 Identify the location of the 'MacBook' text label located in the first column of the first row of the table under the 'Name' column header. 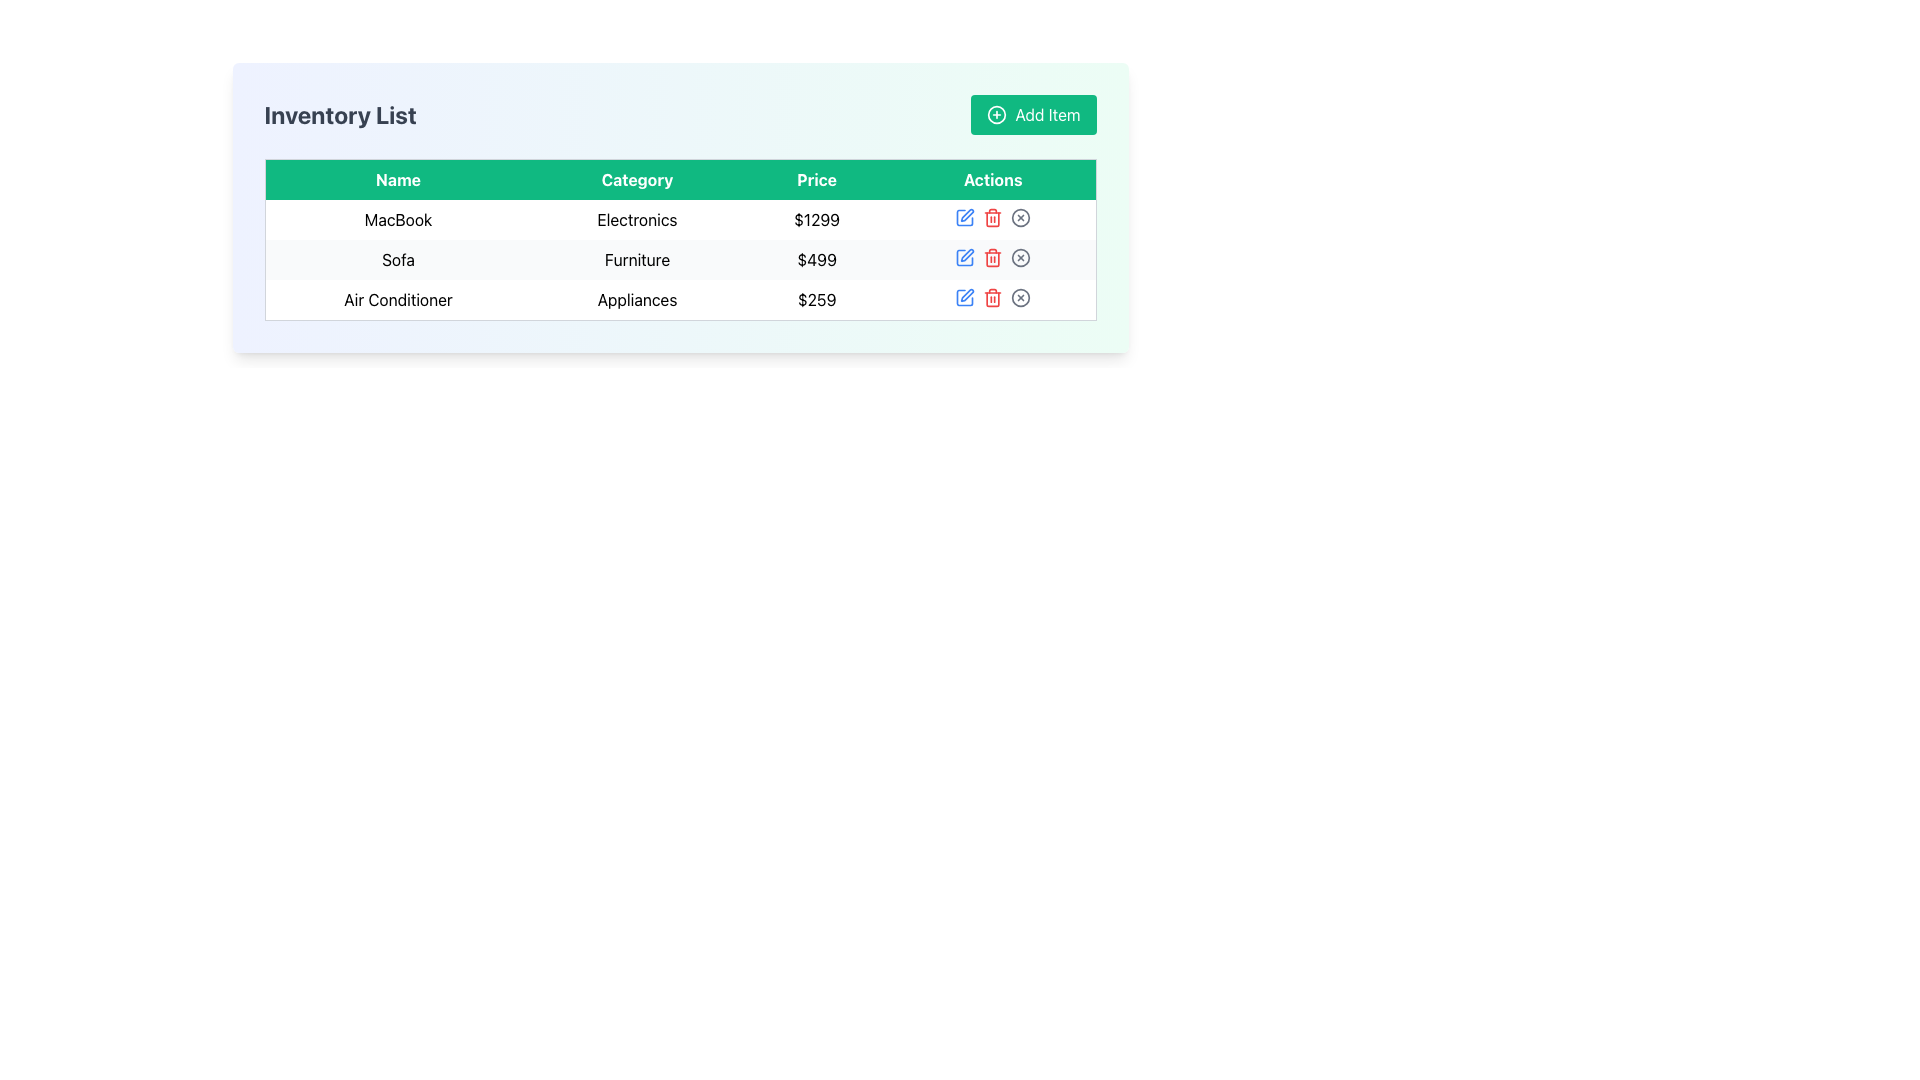
(398, 219).